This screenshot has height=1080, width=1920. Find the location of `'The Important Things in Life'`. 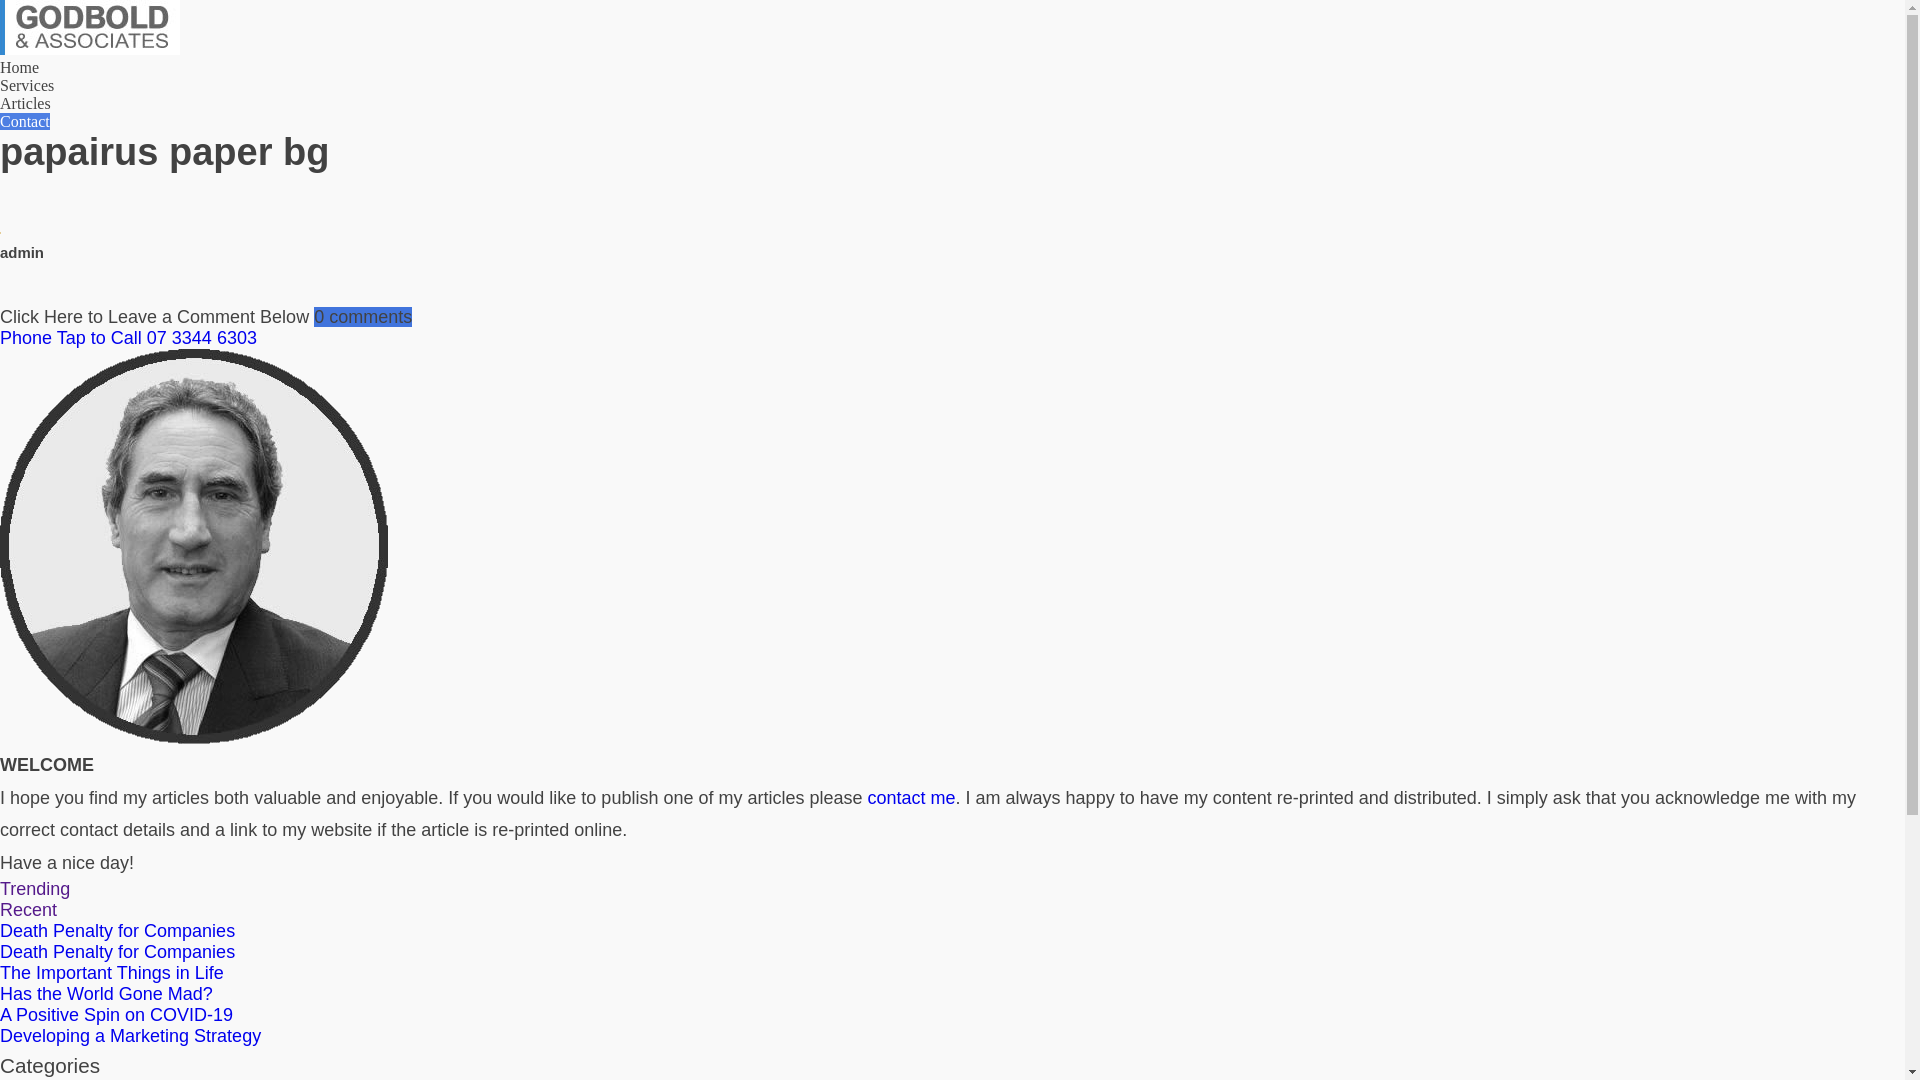

'The Important Things in Life' is located at coordinates (110, 971).